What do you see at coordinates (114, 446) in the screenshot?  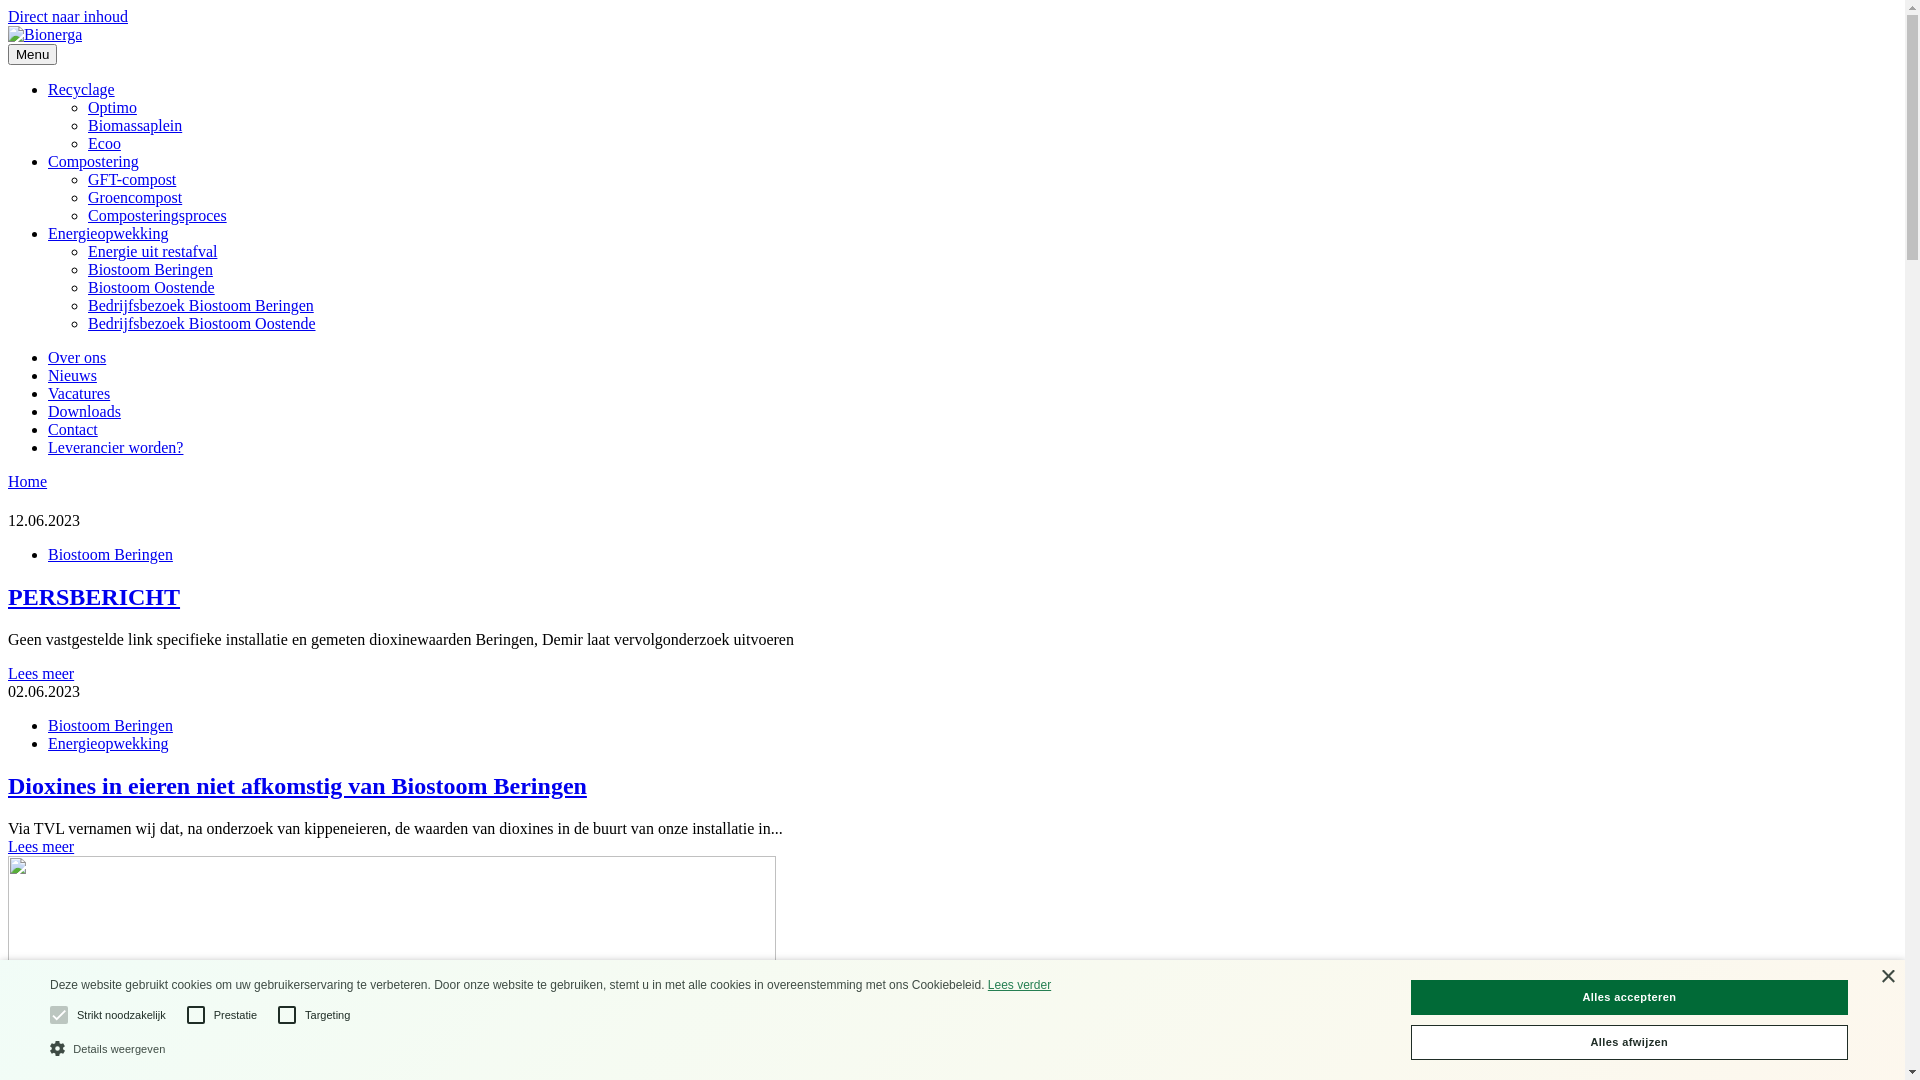 I see `'Leverancier worden?'` at bounding box center [114, 446].